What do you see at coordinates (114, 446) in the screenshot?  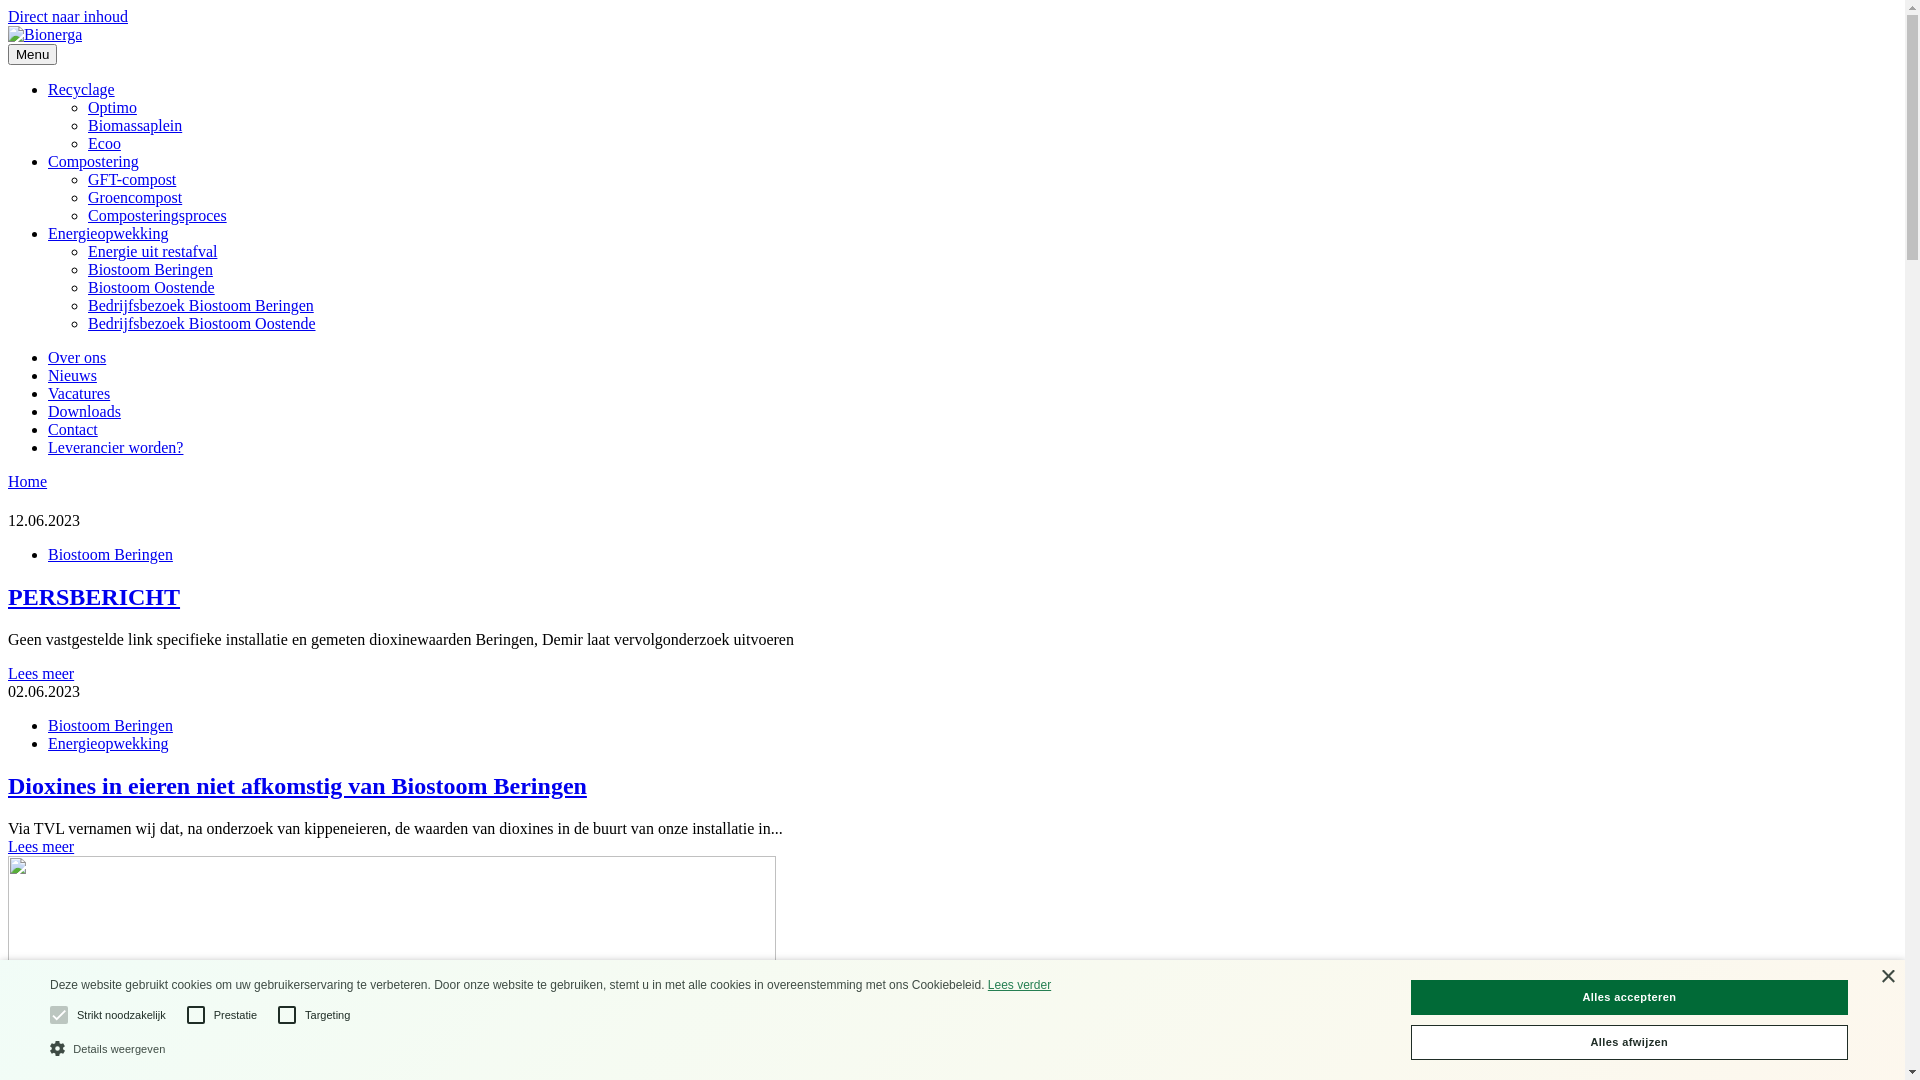 I see `'Leverancier worden?'` at bounding box center [114, 446].